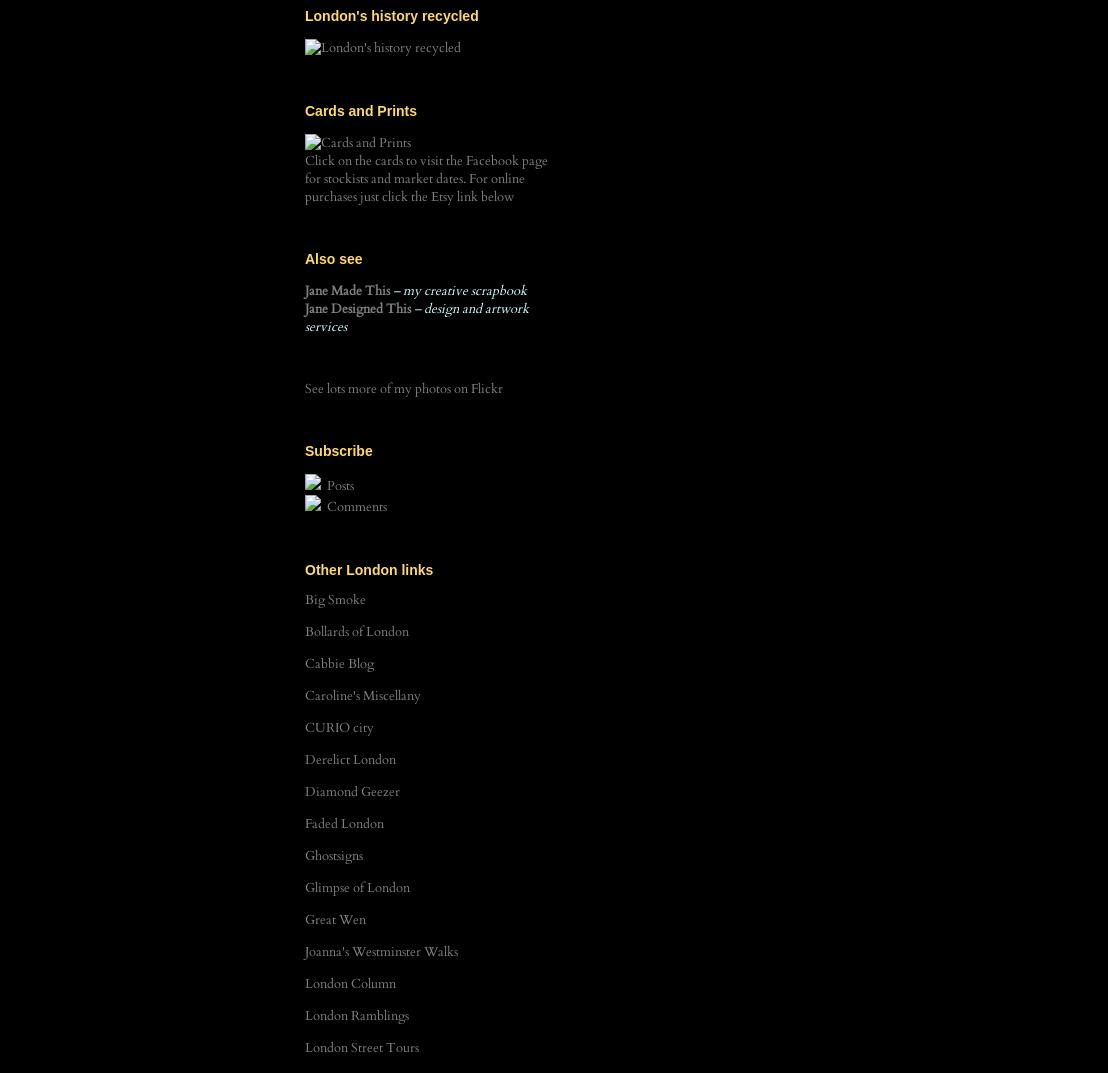  Describe the element at coordinates (361, 695) in the screenshot. I see `'Caroline's Miscellany'` at that location.